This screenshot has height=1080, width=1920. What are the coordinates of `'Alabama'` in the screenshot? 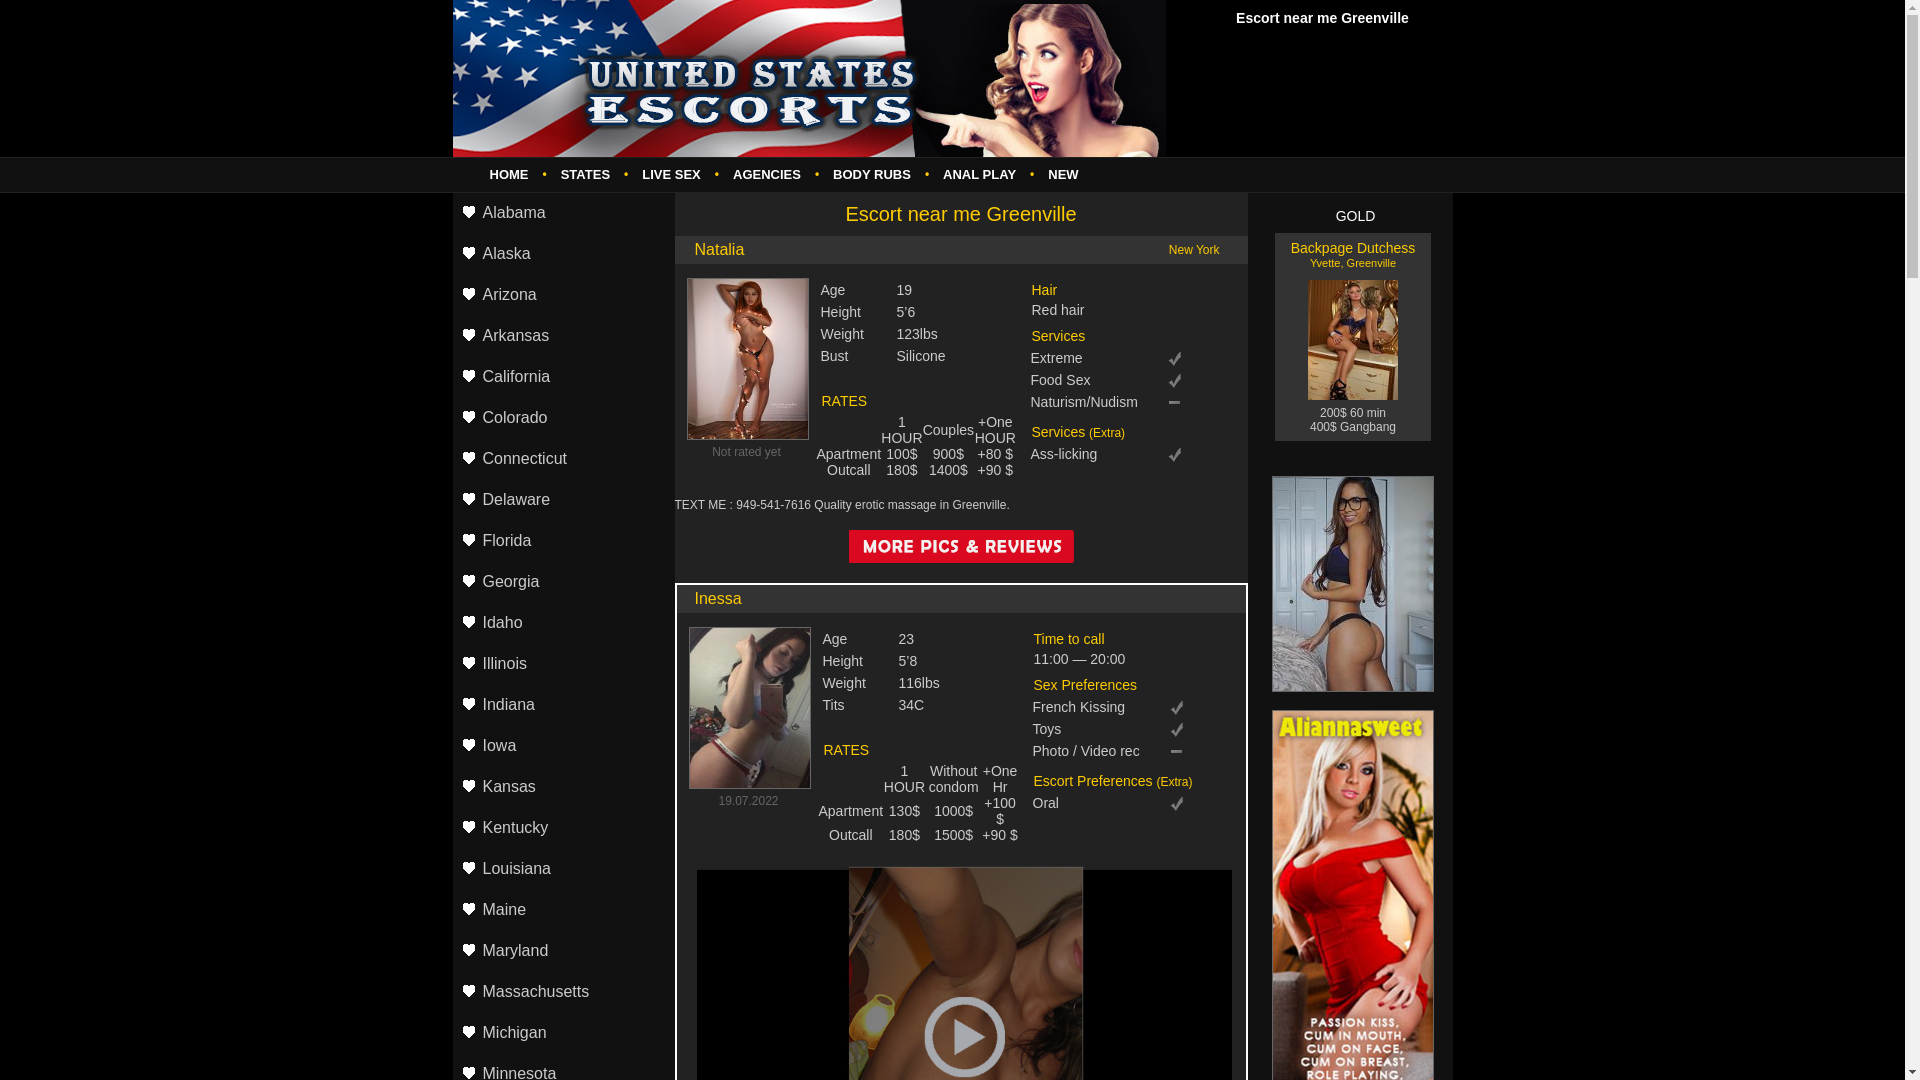 It's located at (560, 213).